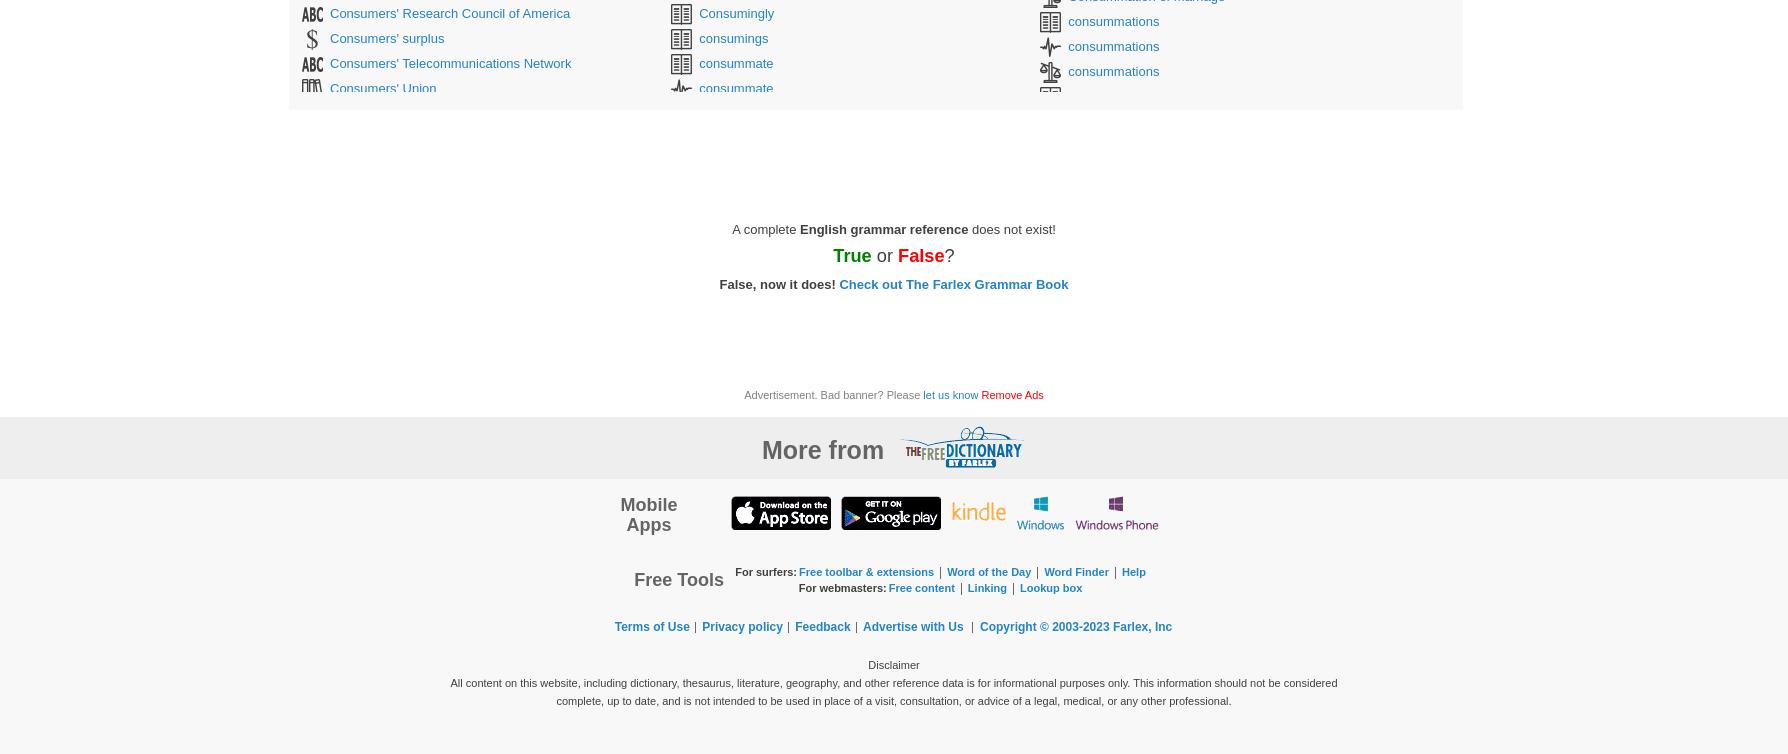  I want to click on 'Privacy policy', so click(741, 626).